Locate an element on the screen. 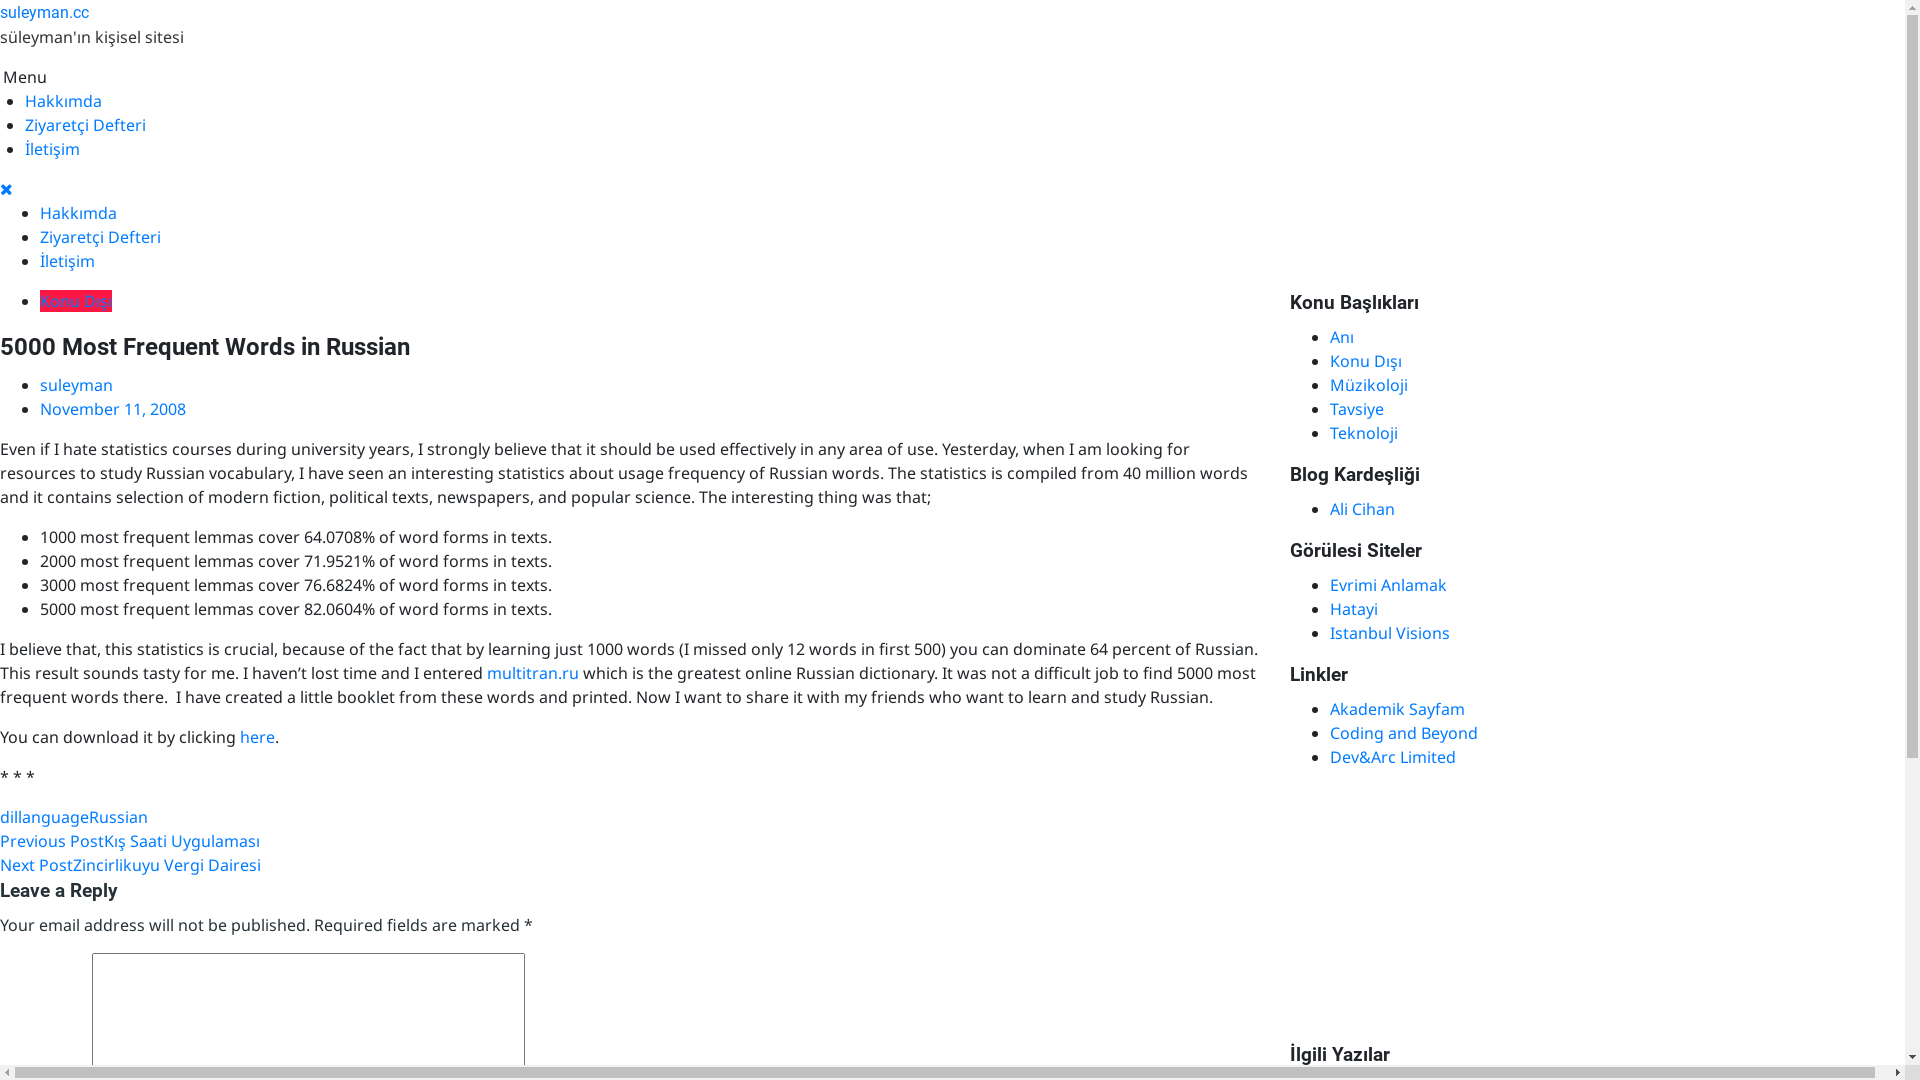 The width and height of the screenshot is (1920, 1080). 'Coding and Beyond' is located at coordinates (1402, 732).